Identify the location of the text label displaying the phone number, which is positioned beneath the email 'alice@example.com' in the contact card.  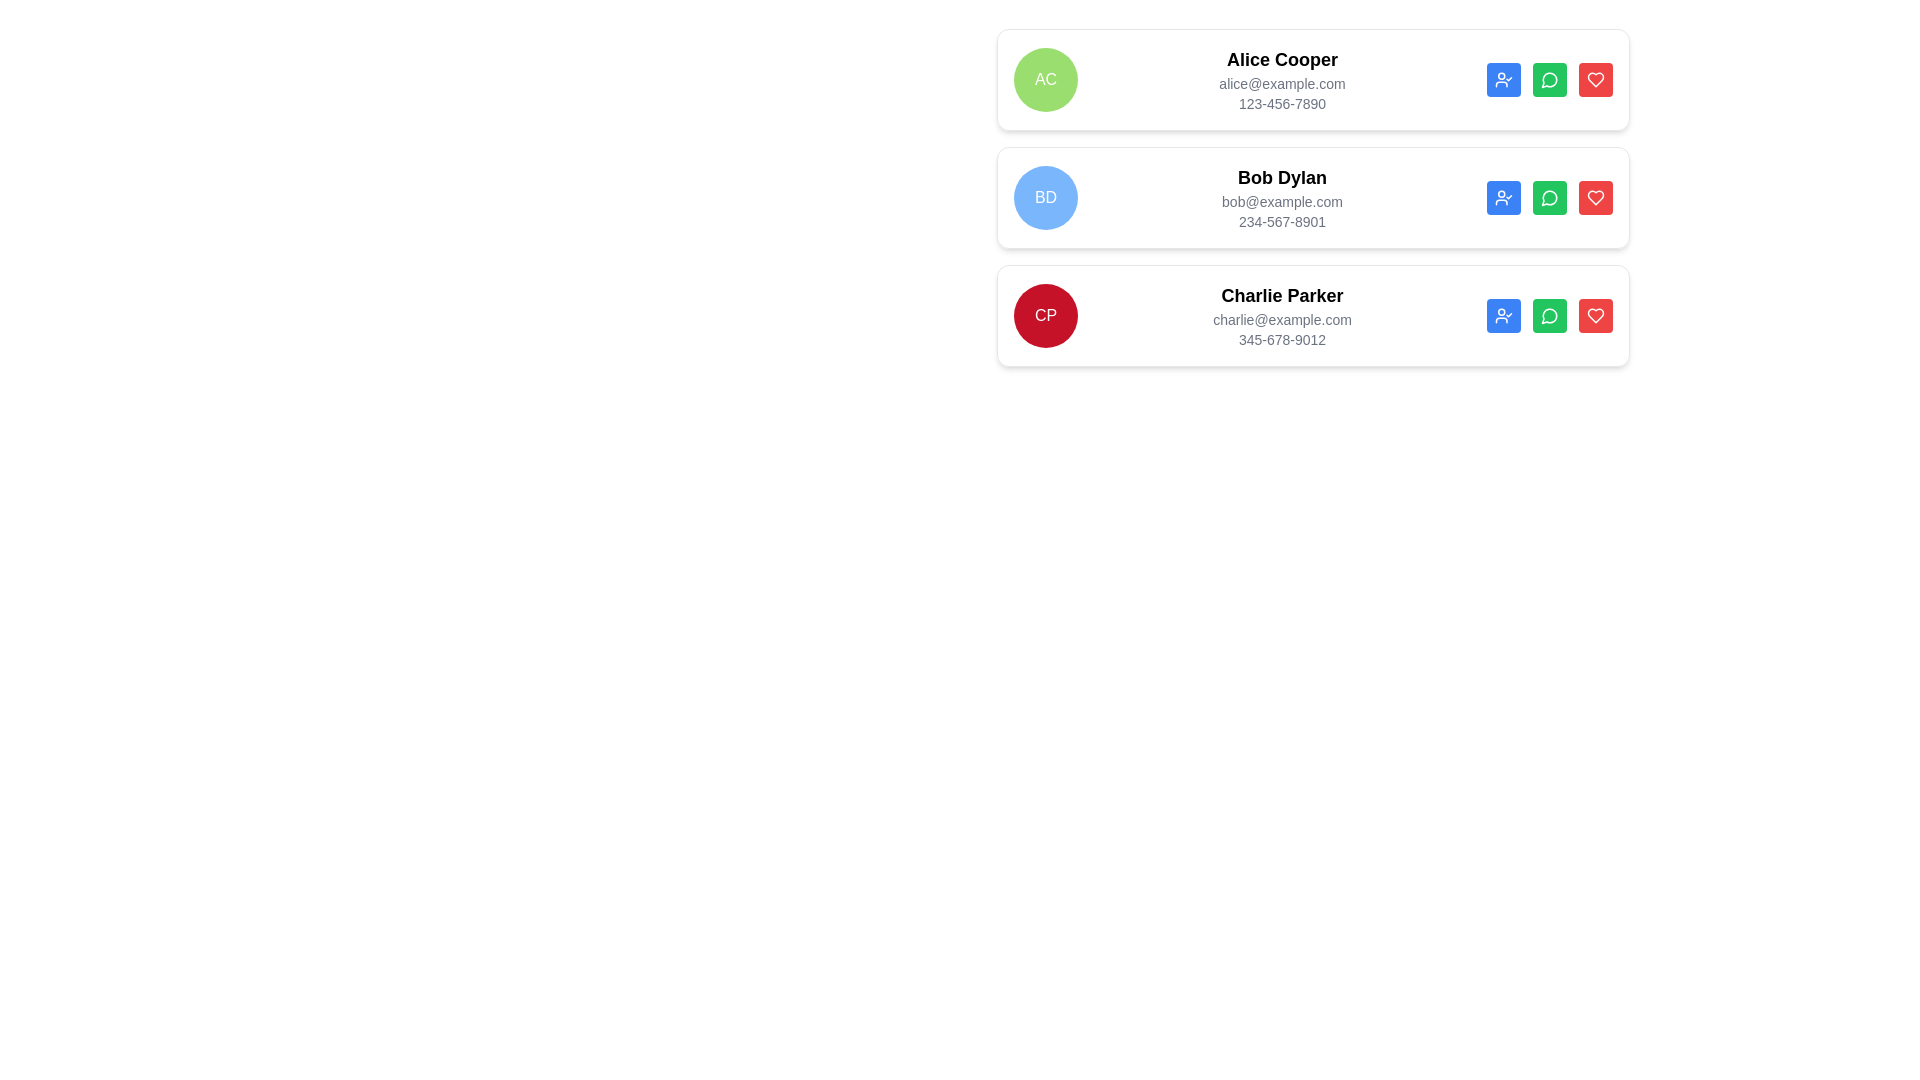
(1282, 104).